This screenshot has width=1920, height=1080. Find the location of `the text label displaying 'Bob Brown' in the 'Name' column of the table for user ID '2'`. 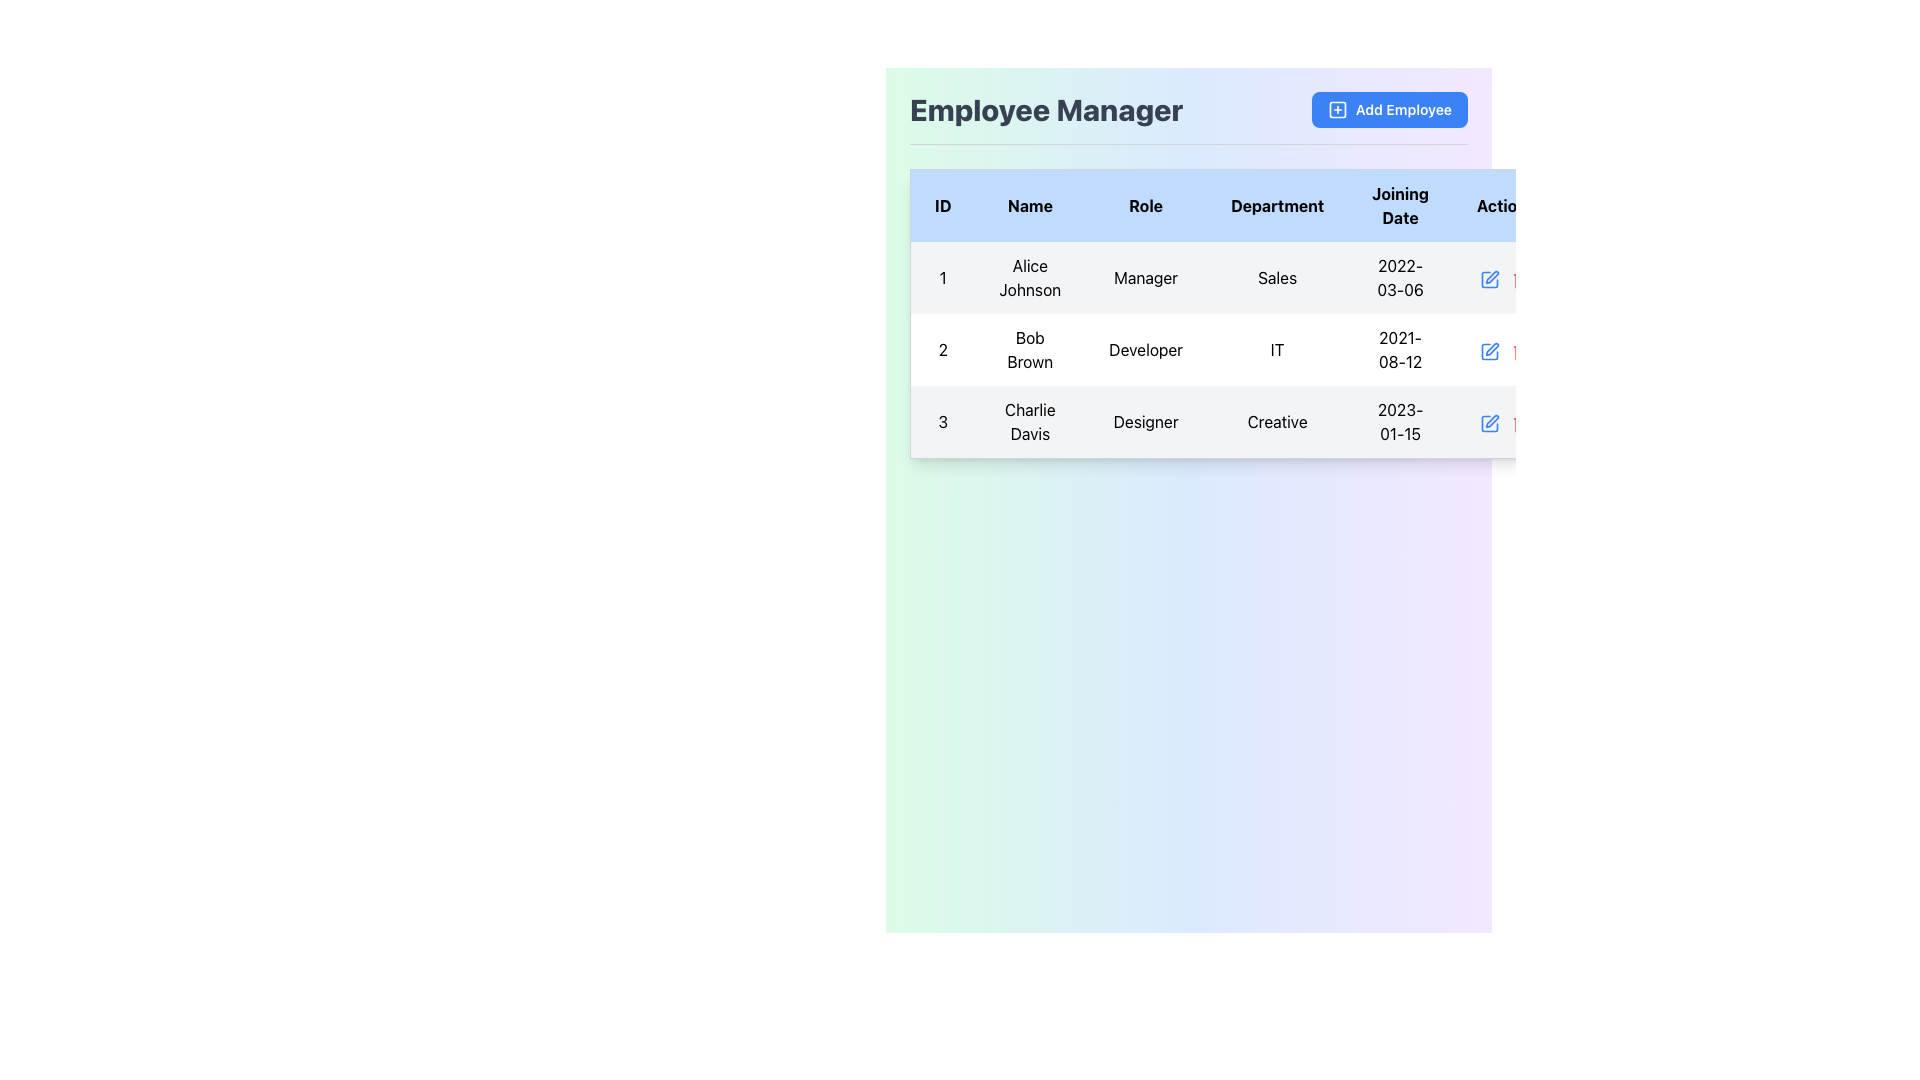

the text label displaying 'Bob Brown' in the 'Name' column of the table for user ID '2' is located at coordinates (1030, 349).